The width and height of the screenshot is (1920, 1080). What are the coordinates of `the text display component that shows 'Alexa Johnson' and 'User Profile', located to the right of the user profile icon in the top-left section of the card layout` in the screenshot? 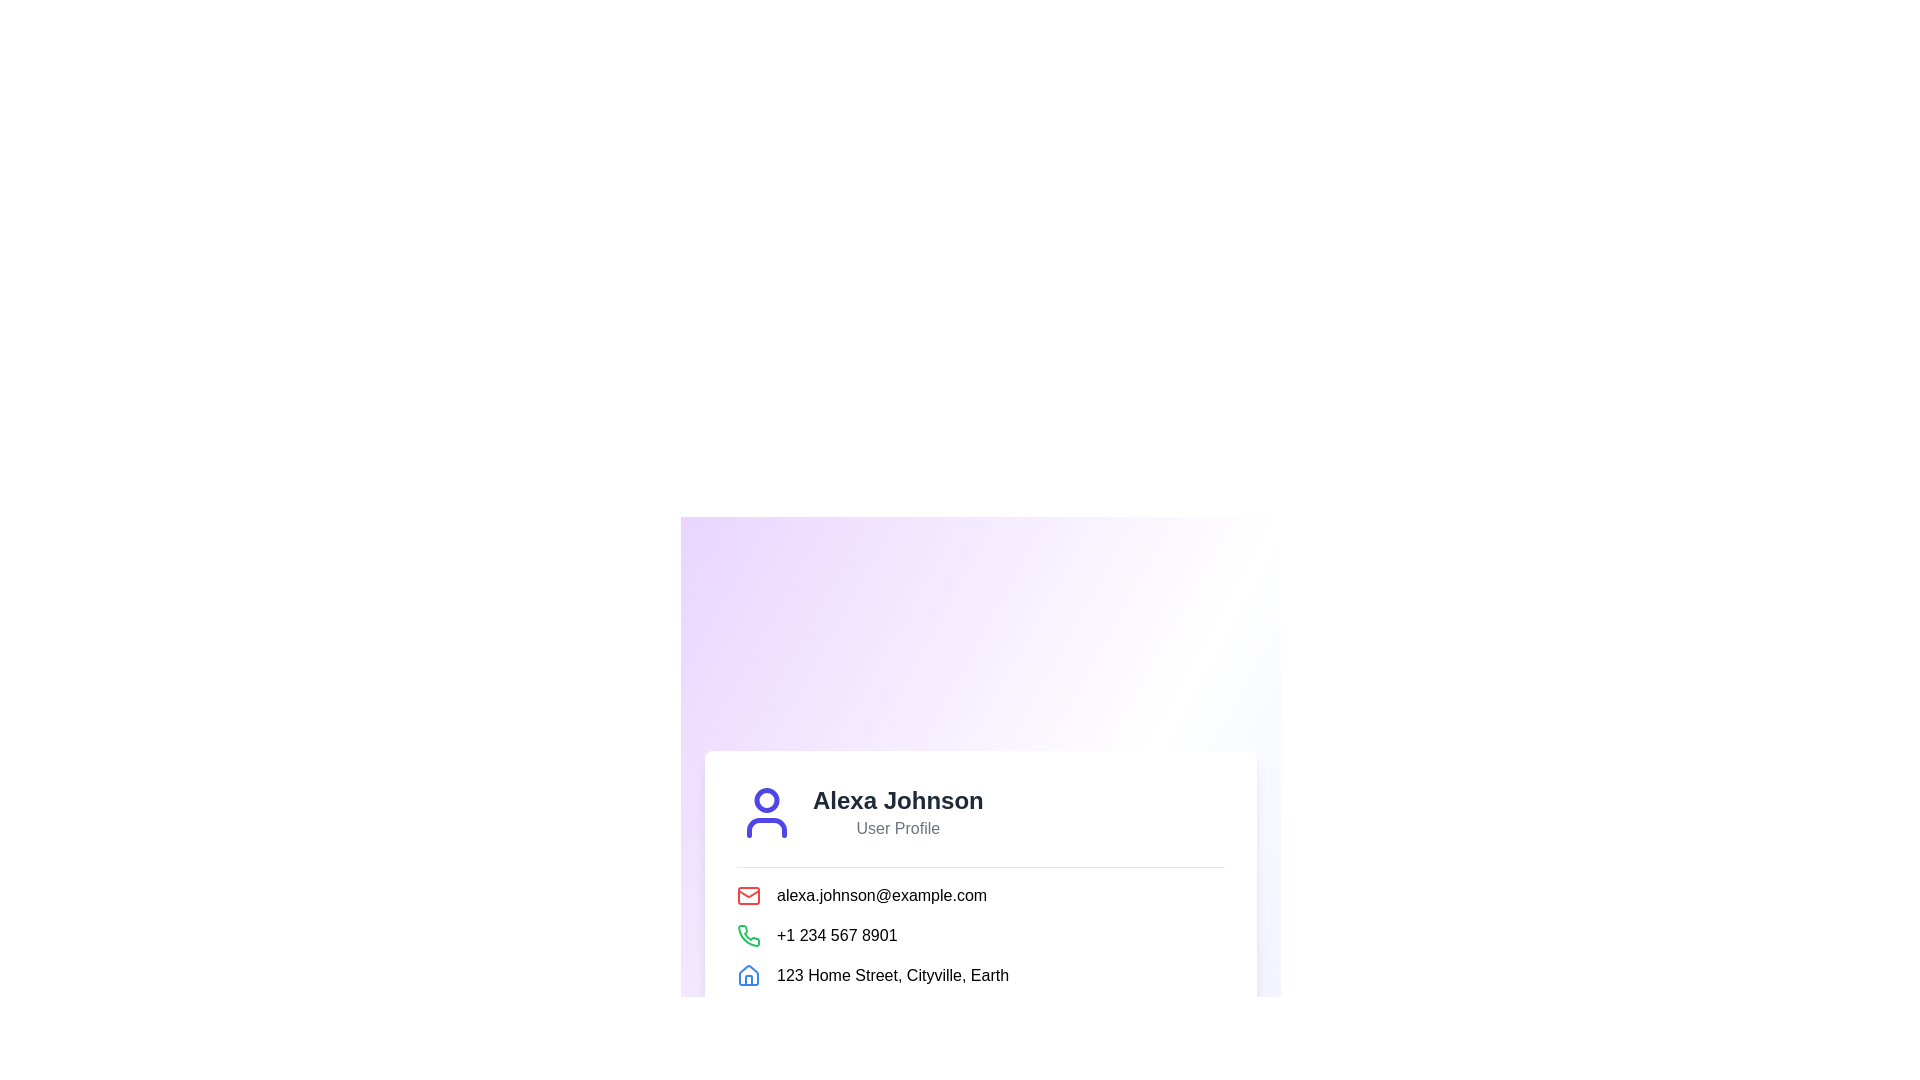 It's located at (897, 812).